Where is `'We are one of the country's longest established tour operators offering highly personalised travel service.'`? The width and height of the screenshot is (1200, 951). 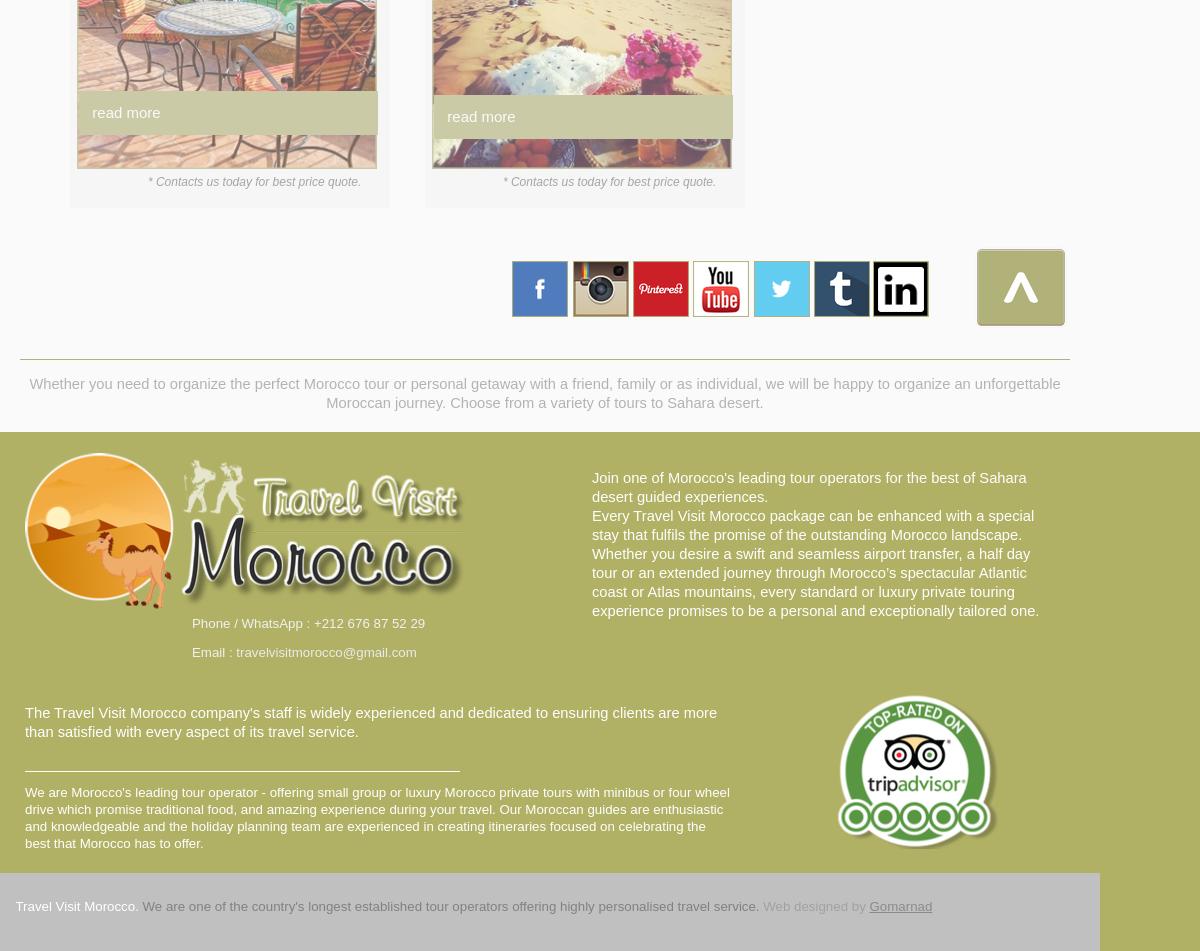
'We are one of the country's longest established tour operators offering highly personalised travel service.' is located at coordinates (450, 905).